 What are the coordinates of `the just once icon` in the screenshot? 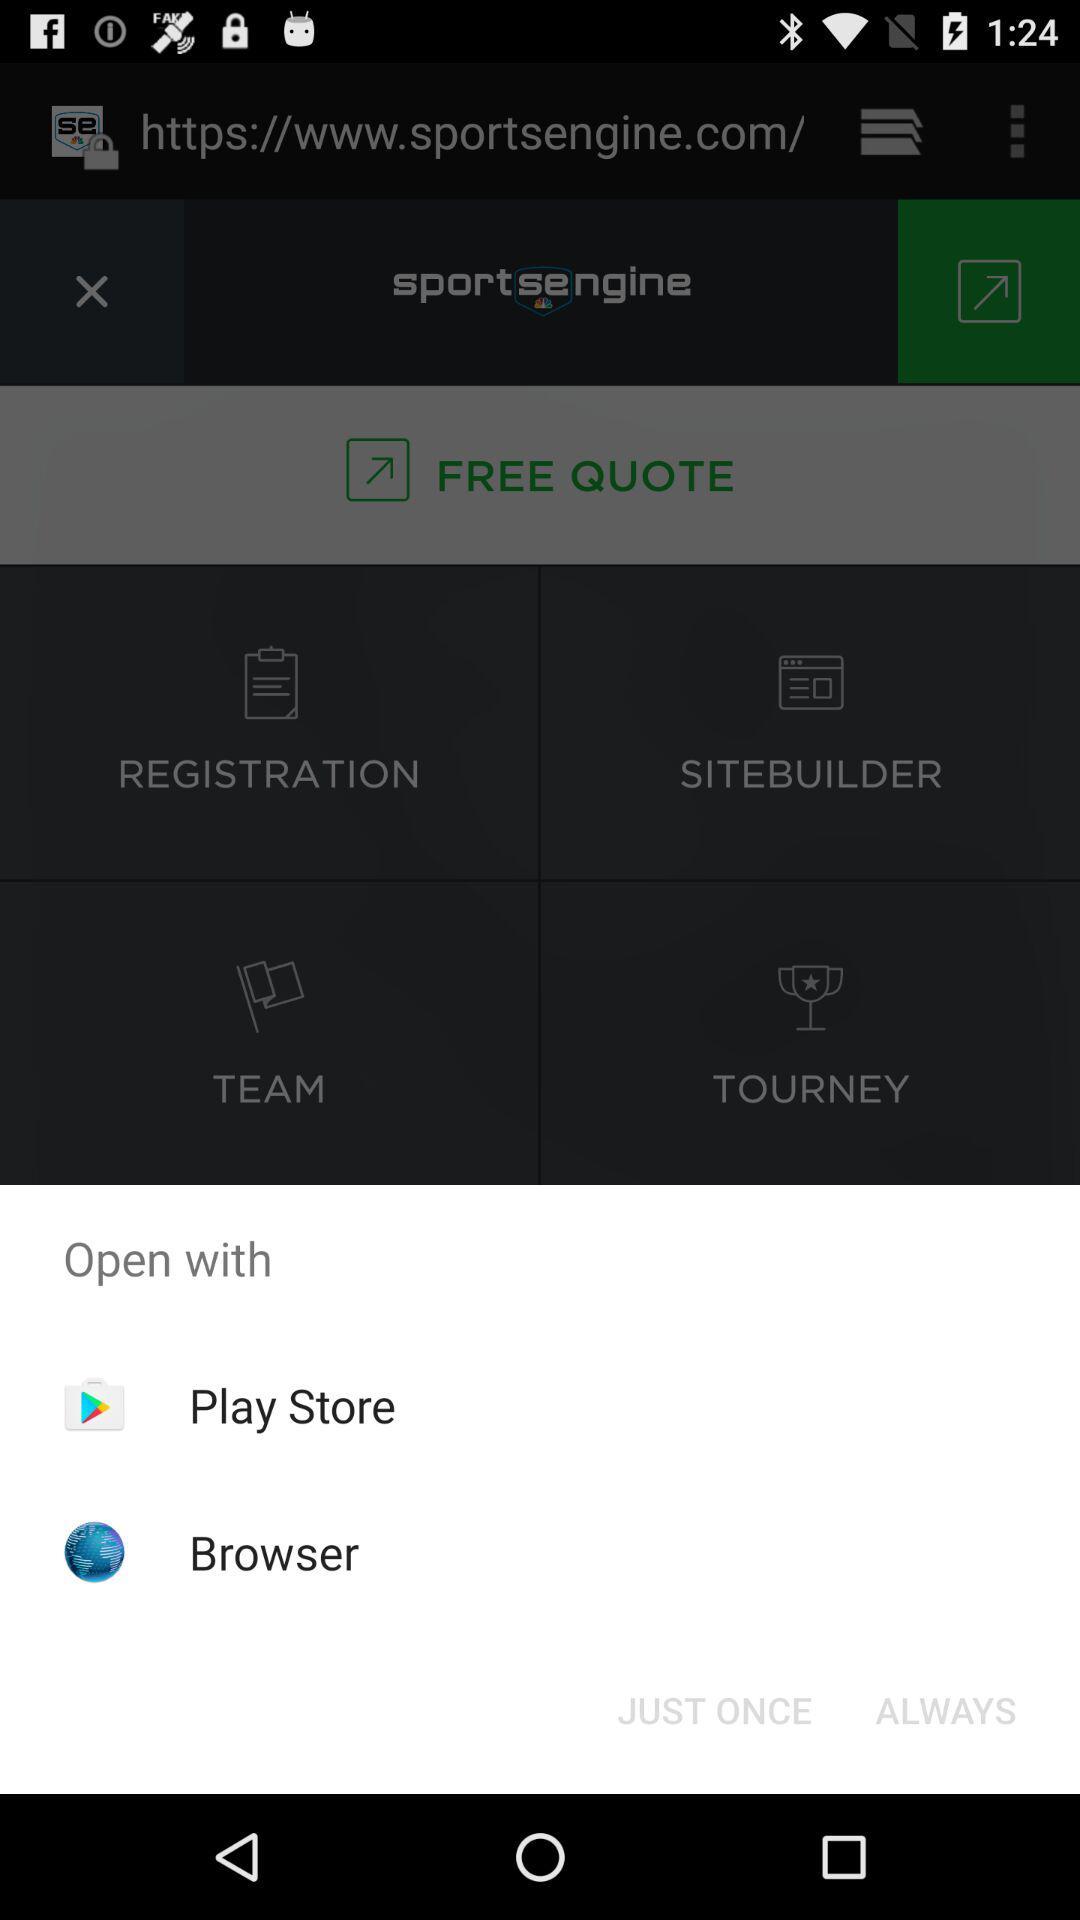 It's located at (713, 1708).